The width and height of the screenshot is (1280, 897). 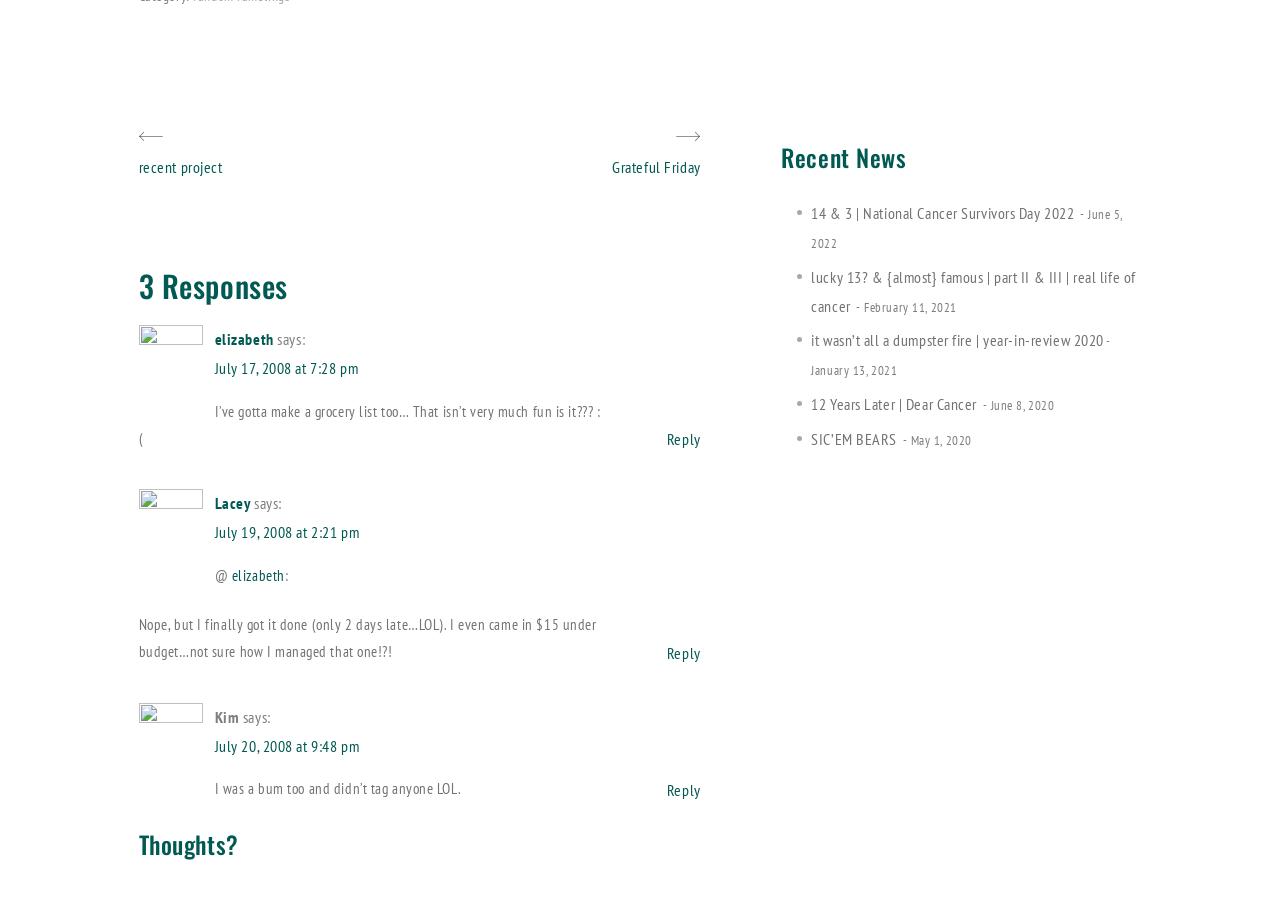 What do you see at coordinates (226, 715) in the screenshot?
I see `'Kim'` at bounding box center [226, 715].